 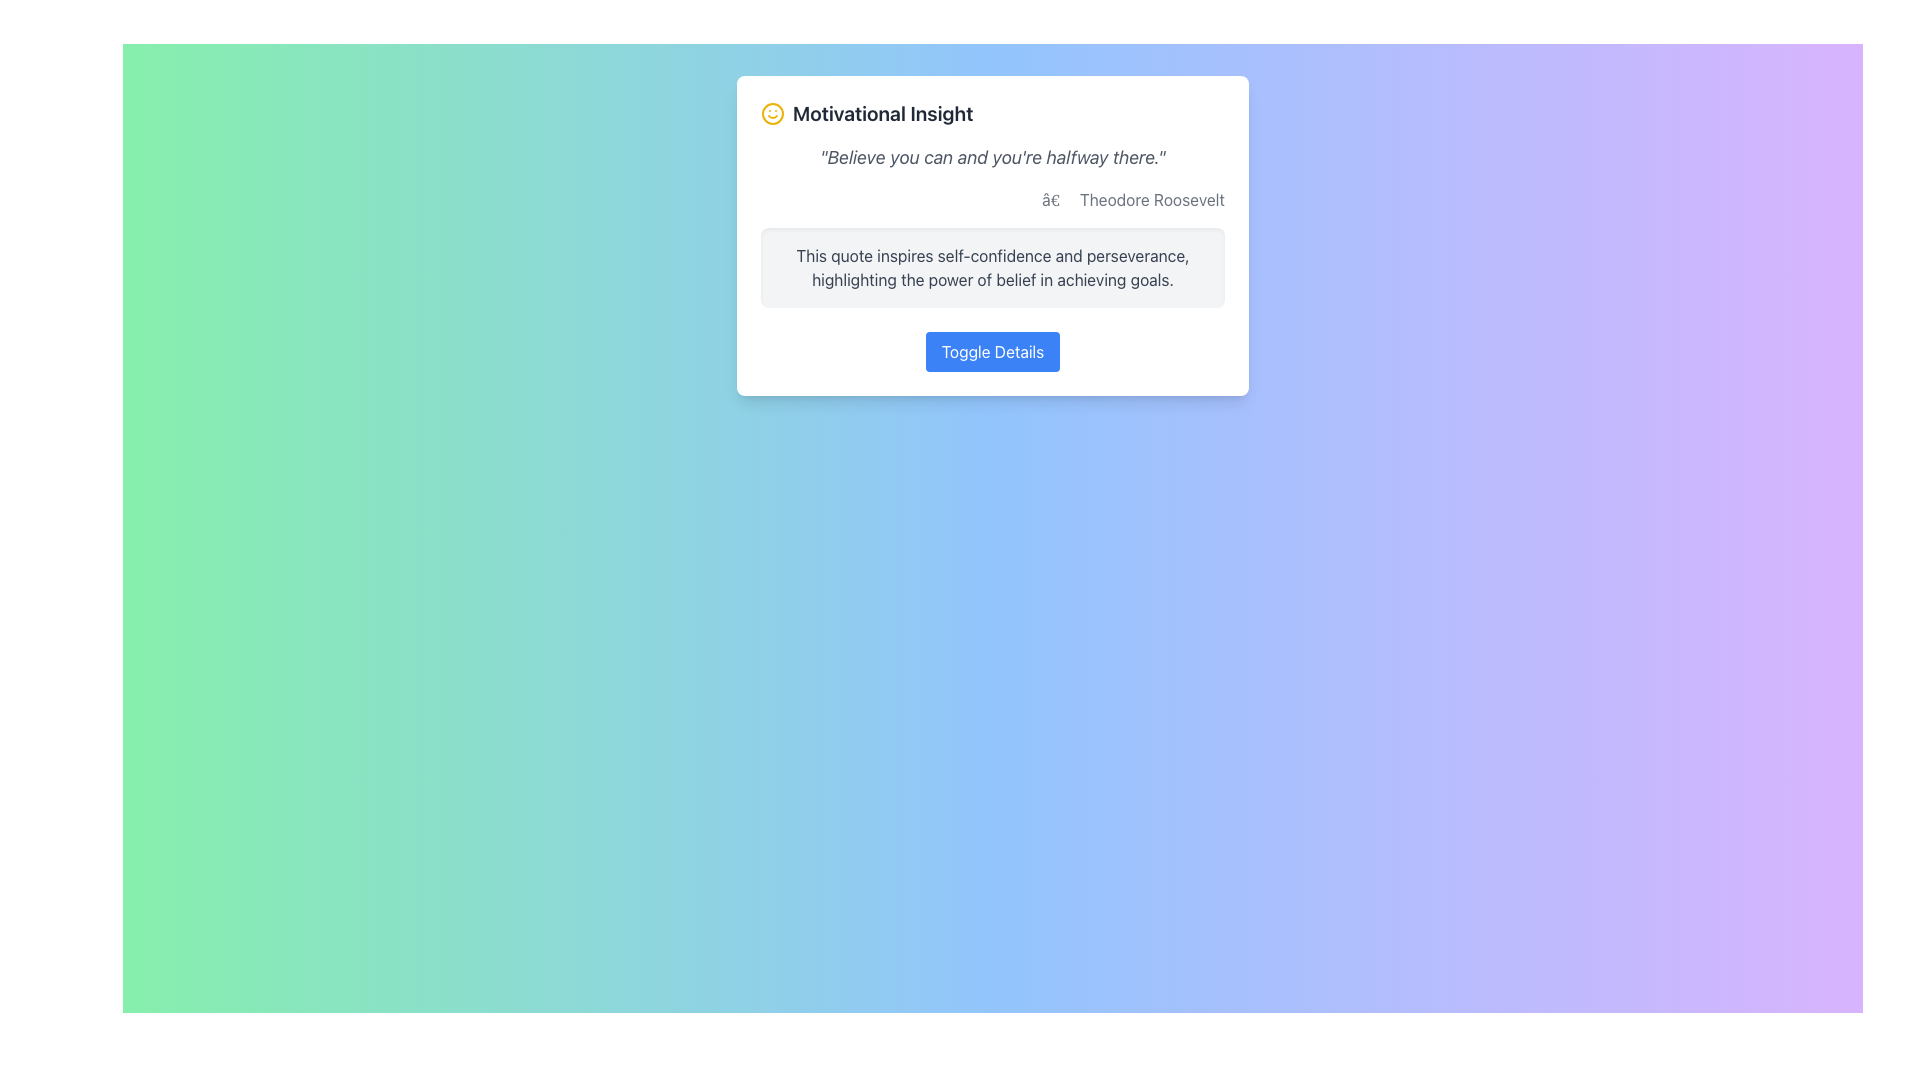 What do you see at coordinates (993, 157) in the screenshot?
I see `the static text displaying a motivational quote, located below the 'Motivational Insight' heading in the white card` at bounding box center [993, 157].